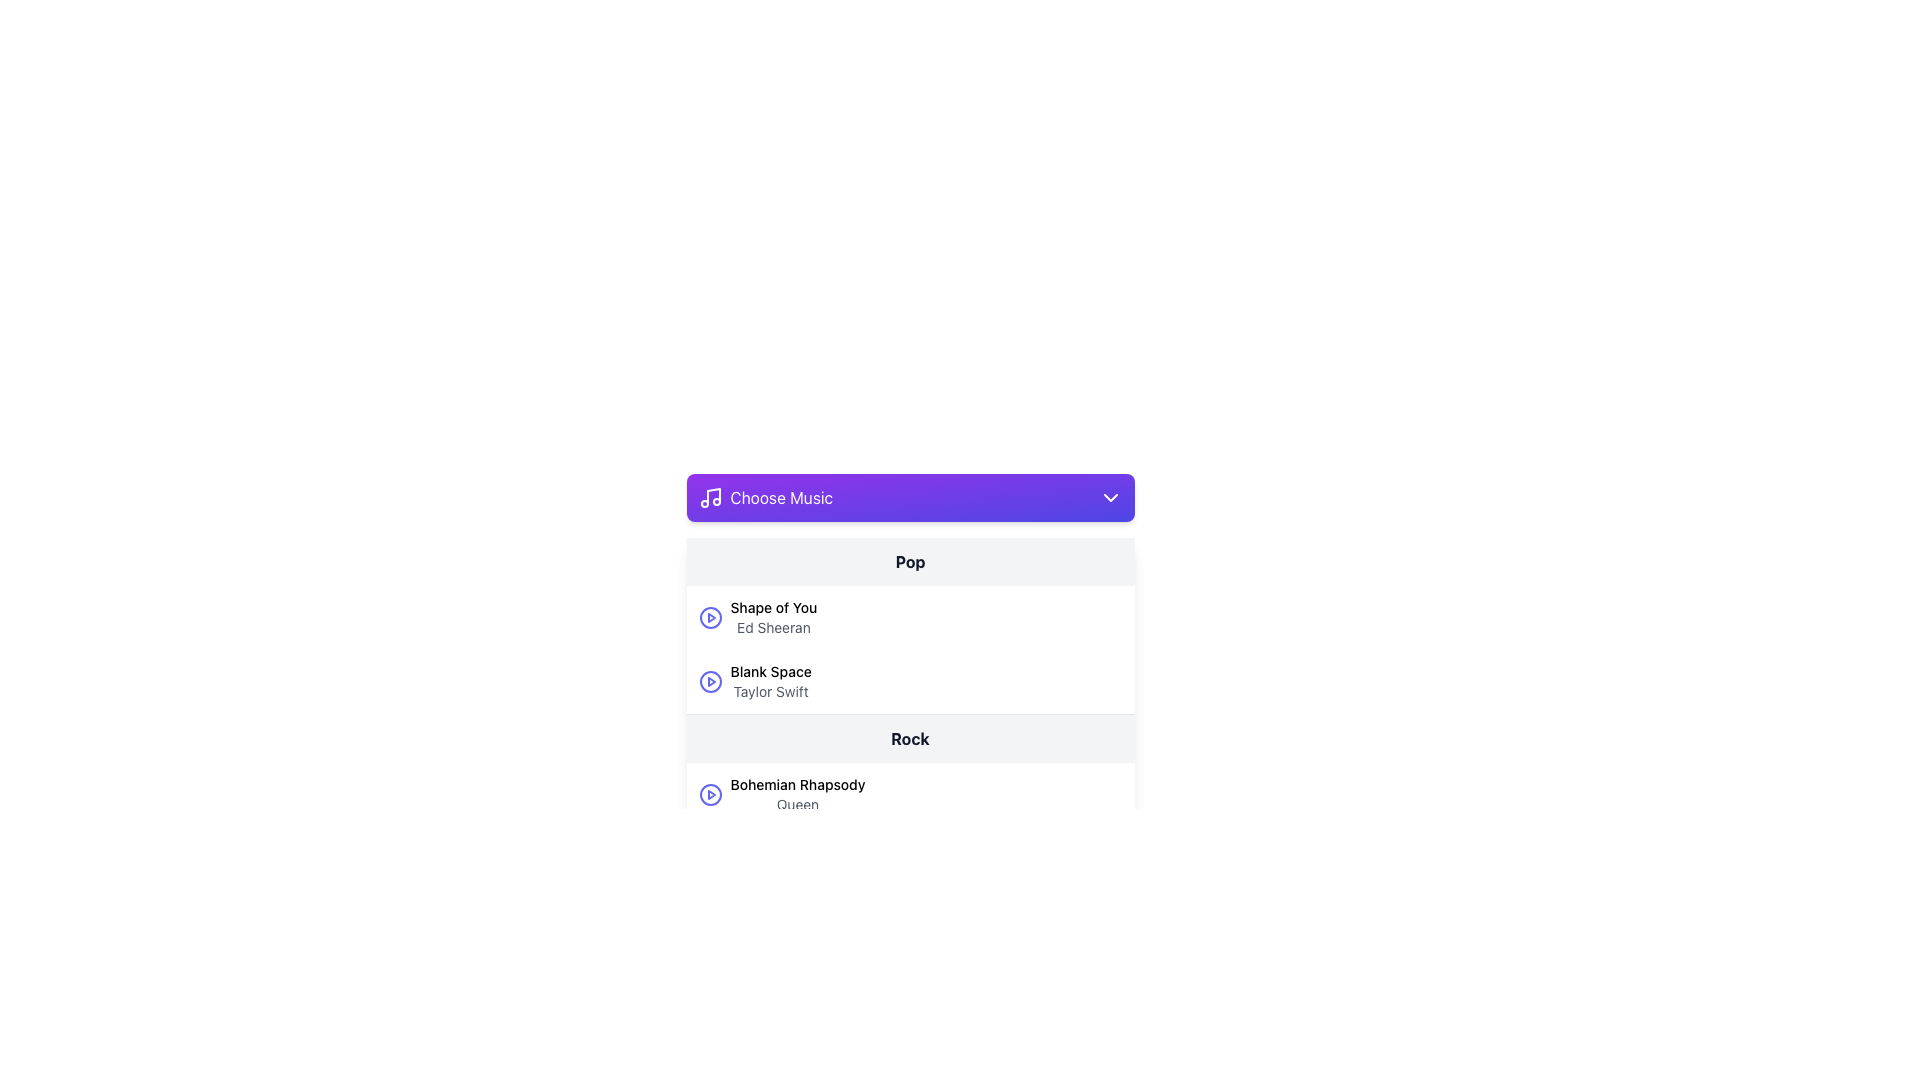 This screenshot has height=1080, width=1920. Describe the element at coordinates (796, 804) in the screenshot. I see `the non-interactive label displaying the associated artist's name under the song title 'Bohemian Rhapsody' in the Rock section` at that location.